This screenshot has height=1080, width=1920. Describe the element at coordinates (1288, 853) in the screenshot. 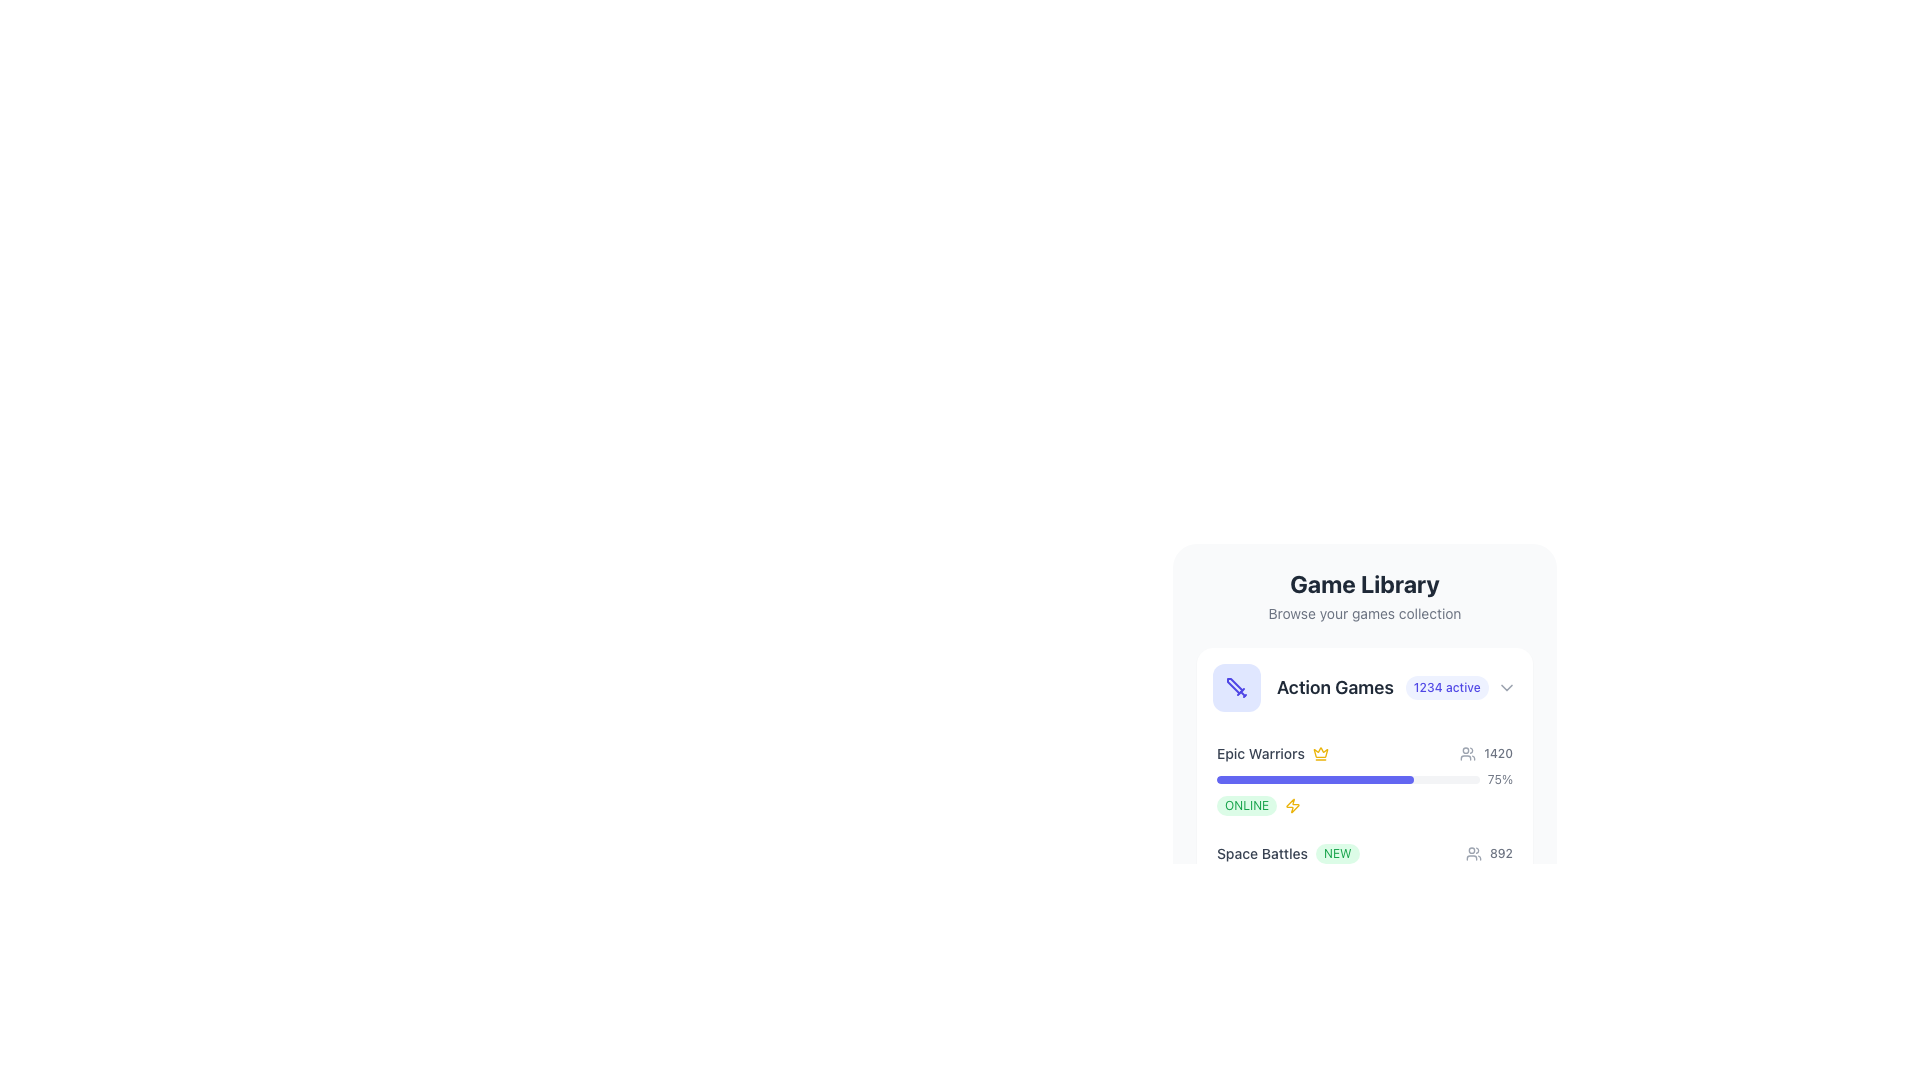

I see `the 'Space Battles' text label with a 'NEW' badge, which is located in the lower section of a card-style list under 'Action Games'` at that location.